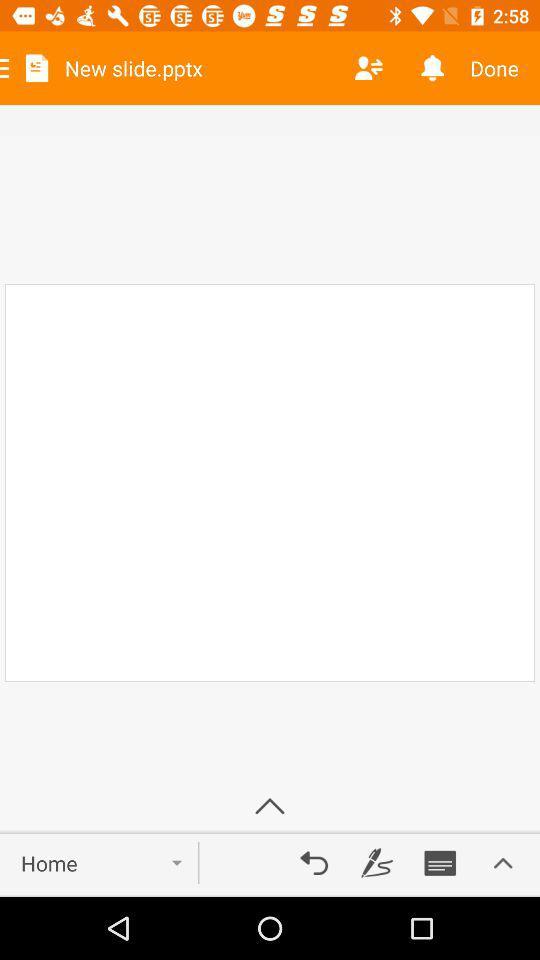 This screenshot has width=540, height=960. What do you see at coordinates (367, 68) in the screenshot?
I see `switch accounts` at bounding box center [367, 68].